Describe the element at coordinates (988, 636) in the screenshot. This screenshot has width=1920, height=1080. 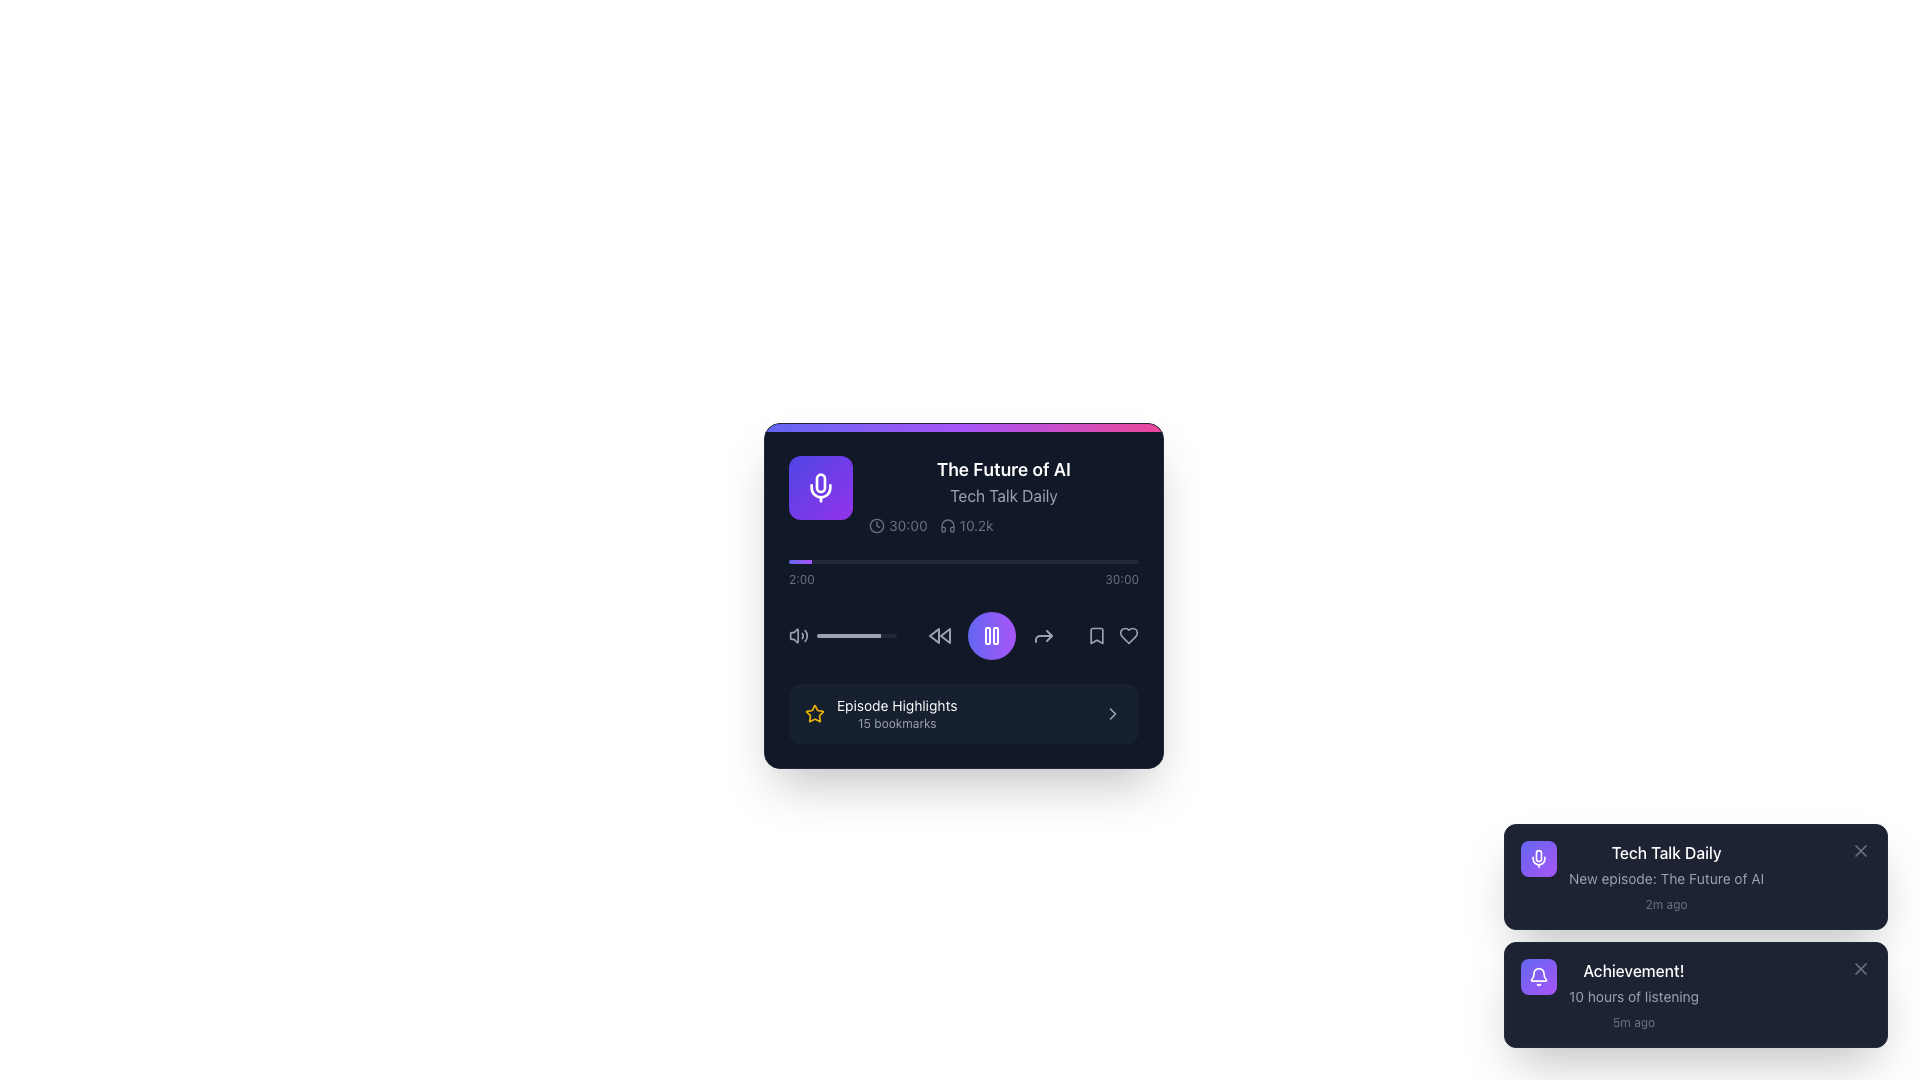
I see `the first vertical bar of the pause icon located within the circular button in the media control section` at that location.